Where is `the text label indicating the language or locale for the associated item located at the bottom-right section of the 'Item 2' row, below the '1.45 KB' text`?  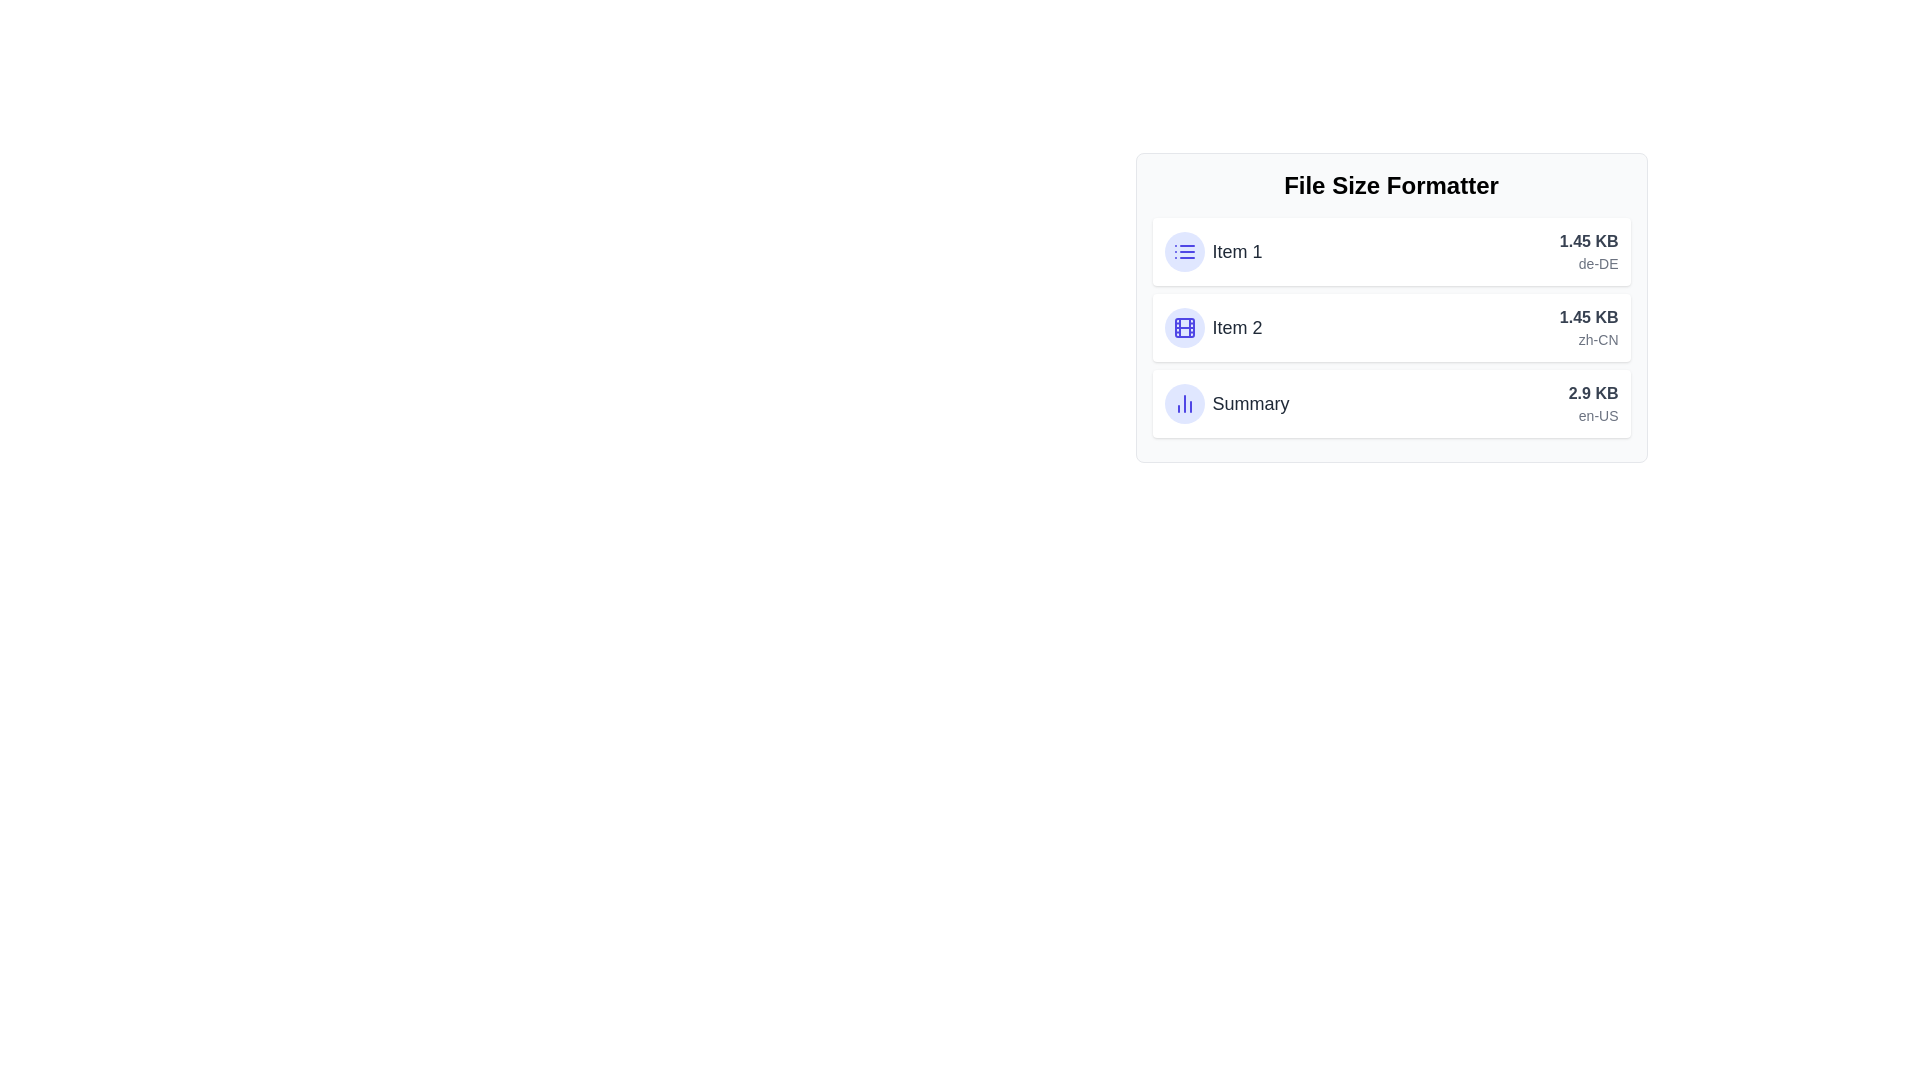 the text label indicating the language or locale for the associated item located at the bottom-right section of the 'Item 2' row, below the '1.45 KB' text is located at coordinates (1588, 338).